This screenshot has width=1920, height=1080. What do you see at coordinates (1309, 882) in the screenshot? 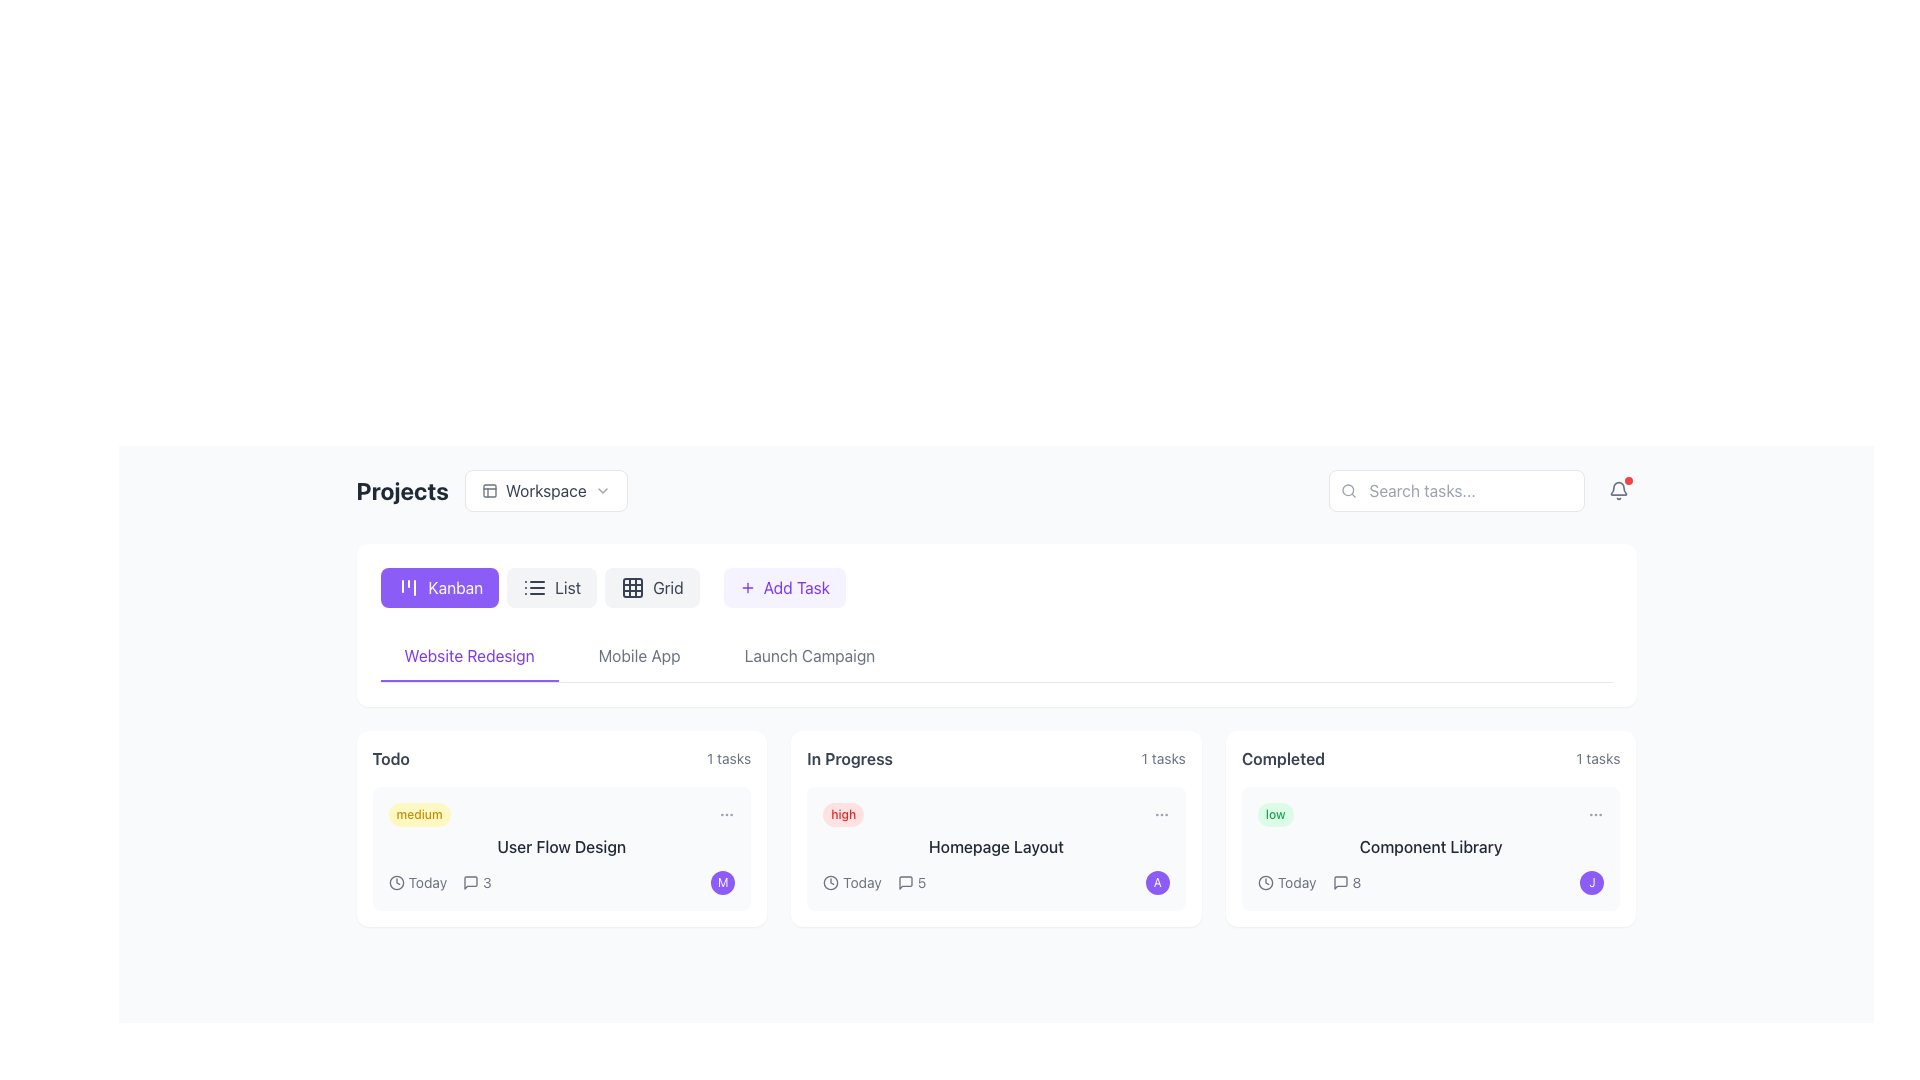
I see `the grouped UI components consisting of a clock icon, the text 'Today,' and the number '8' located on the Completed task card in the Kanban section` at bounding box center [1309, 882].